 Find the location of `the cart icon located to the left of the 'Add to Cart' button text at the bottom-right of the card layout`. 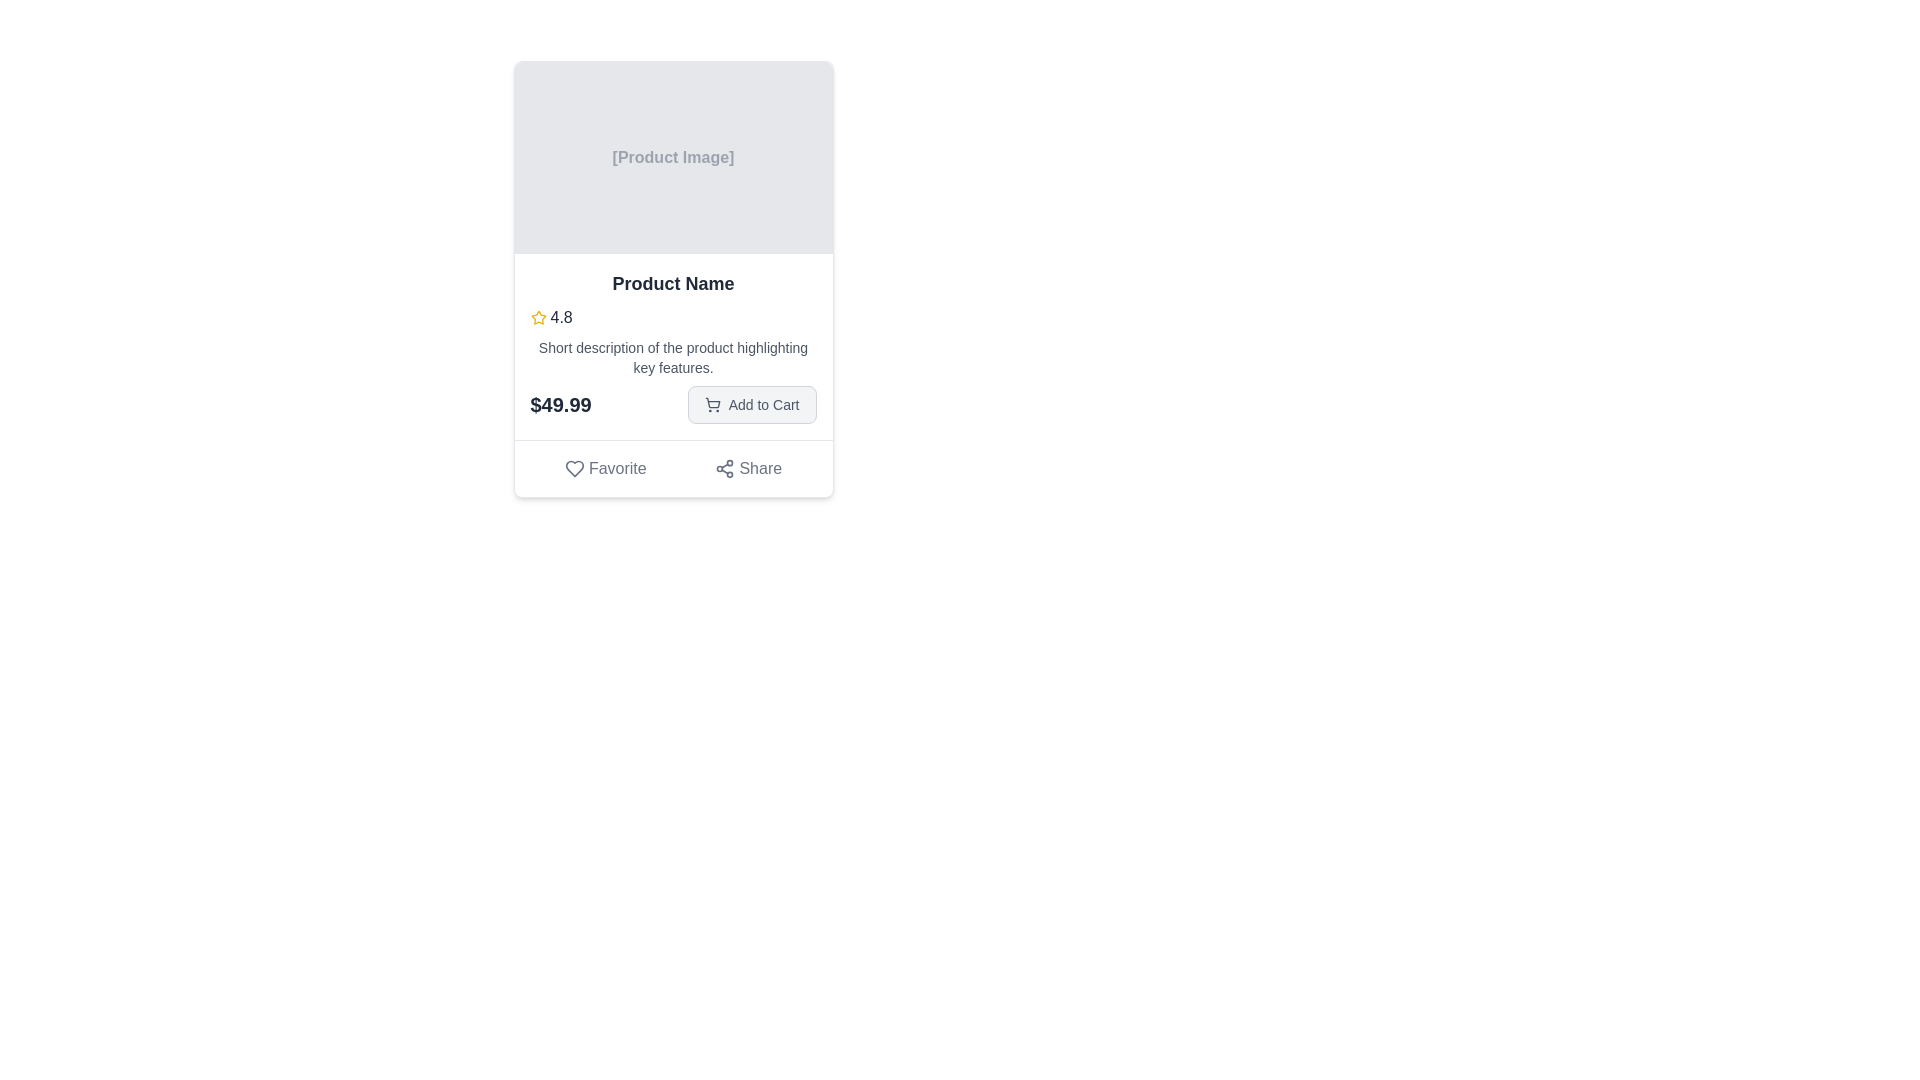

the cart icon located to the left of the 'Add to Cart' button text at the bottom-right of the card layout is located at coordinates (712, 405).